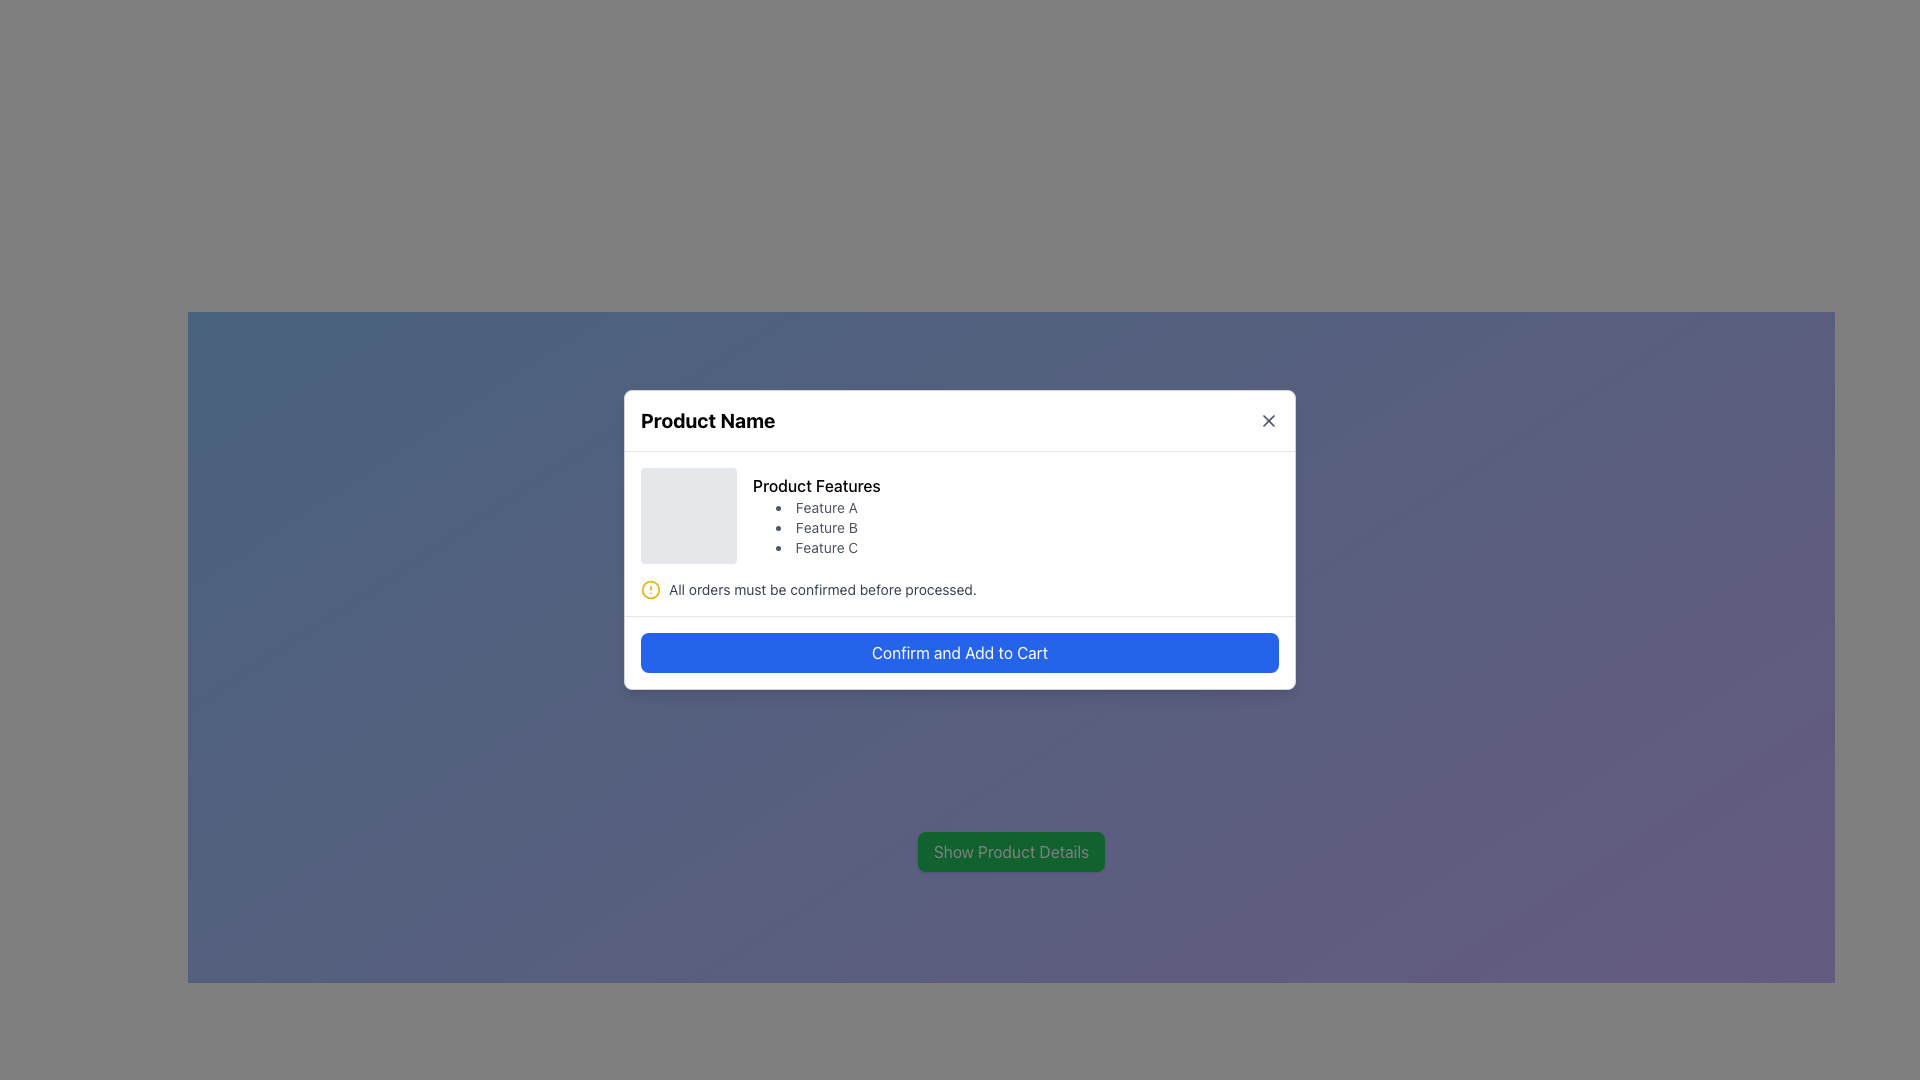 This screenshot has width=1920, height=1080. What do you see at coordinates (960, 515) in the screenshot?
I see `the Information display module located inside the modal dialog below the title 'Product Name', which provides detailed information about the product` at bounding box center [960, 515].